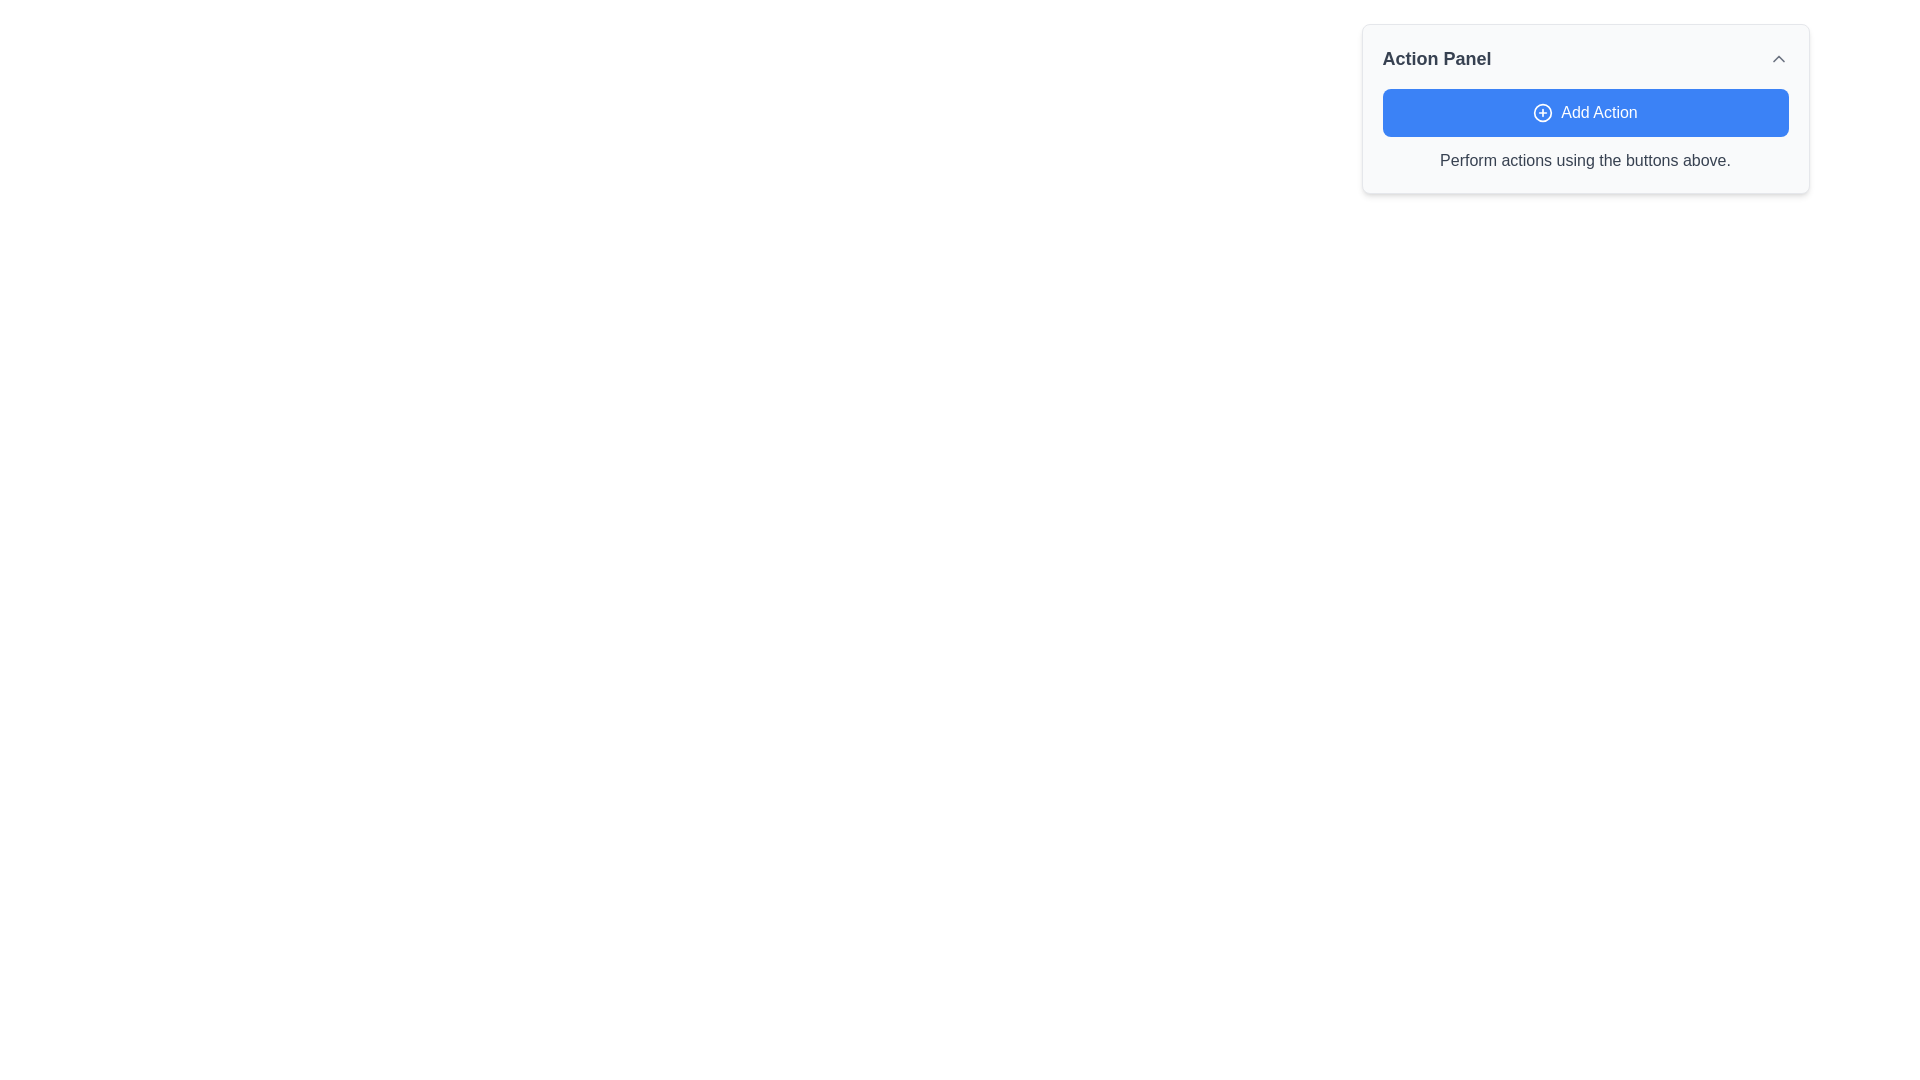 The height and width of the screenshot is (1080, 1920). I want to click on the blue button with rounded corners labeled 'Add Action', so click(1584, 112).